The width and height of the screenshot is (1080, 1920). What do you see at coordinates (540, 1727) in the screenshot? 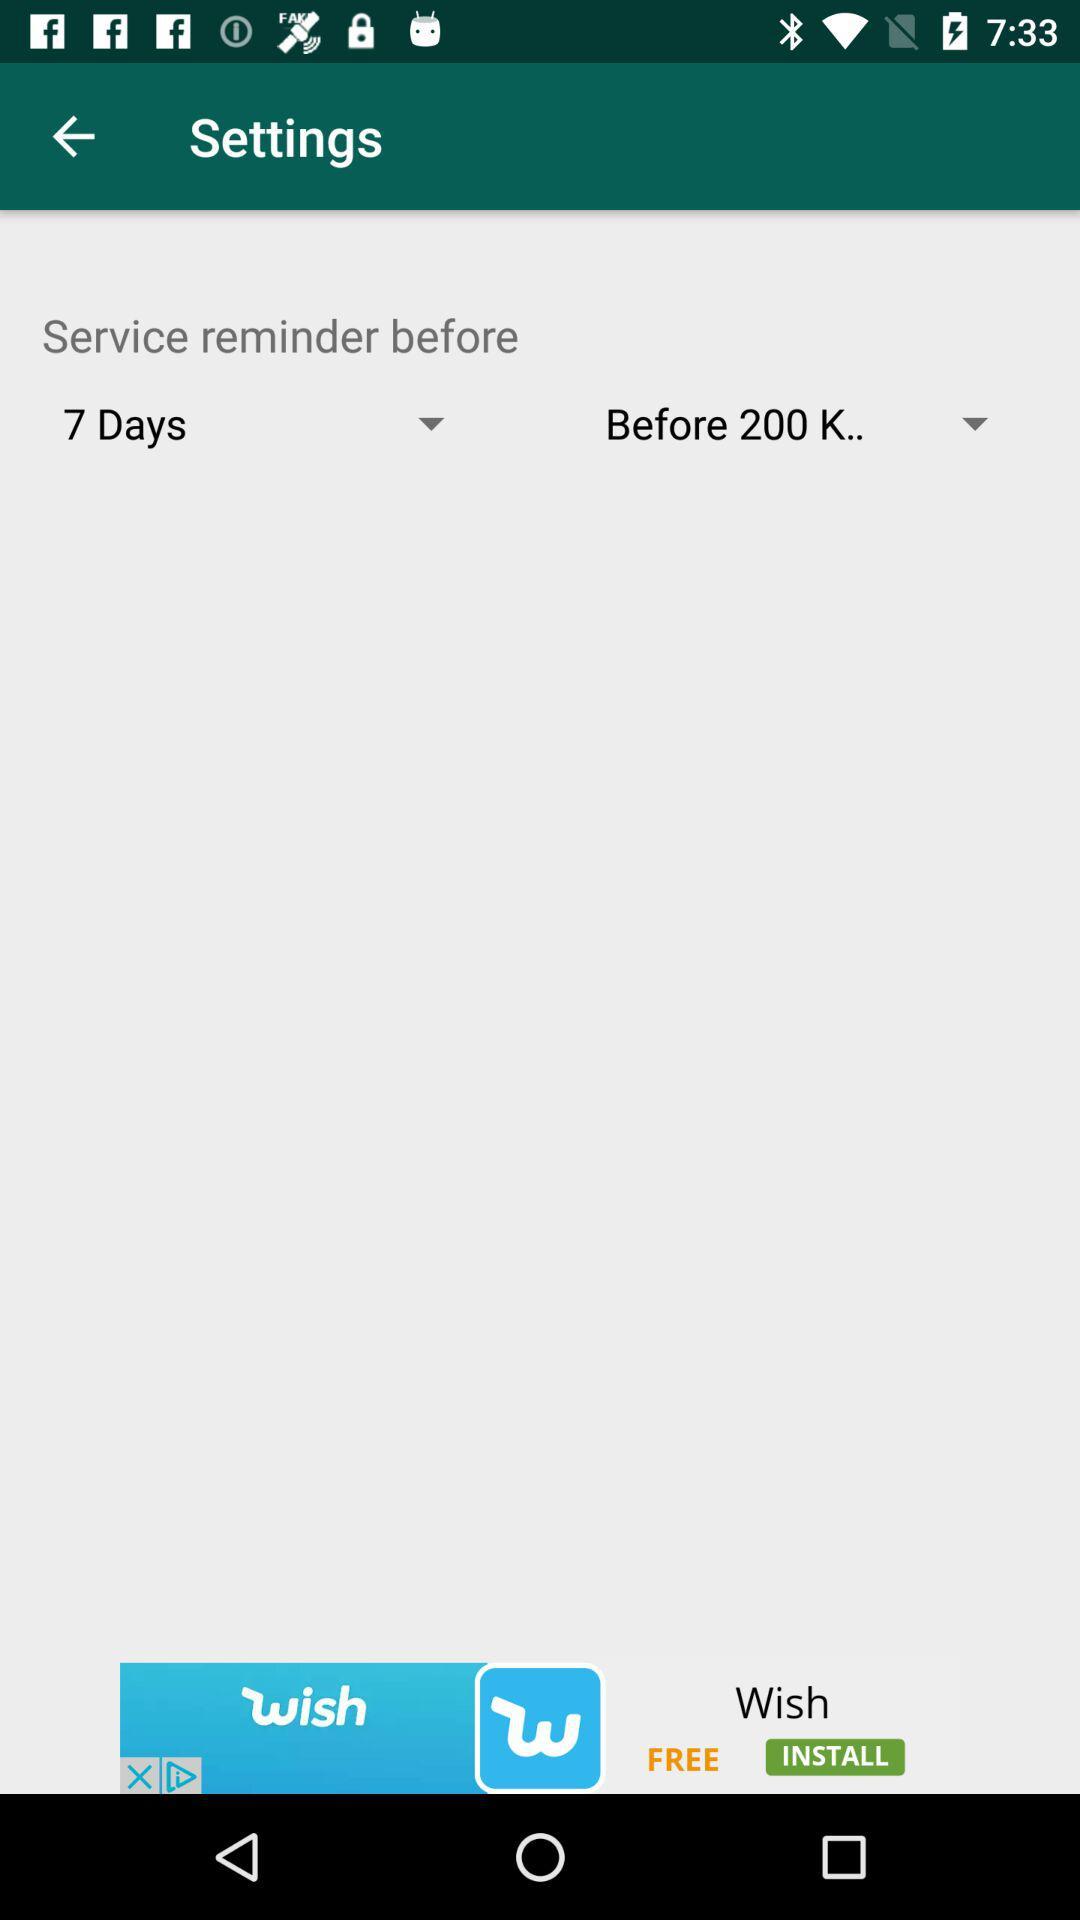
I see `the advertisement` at bounding box center [540, 1727].